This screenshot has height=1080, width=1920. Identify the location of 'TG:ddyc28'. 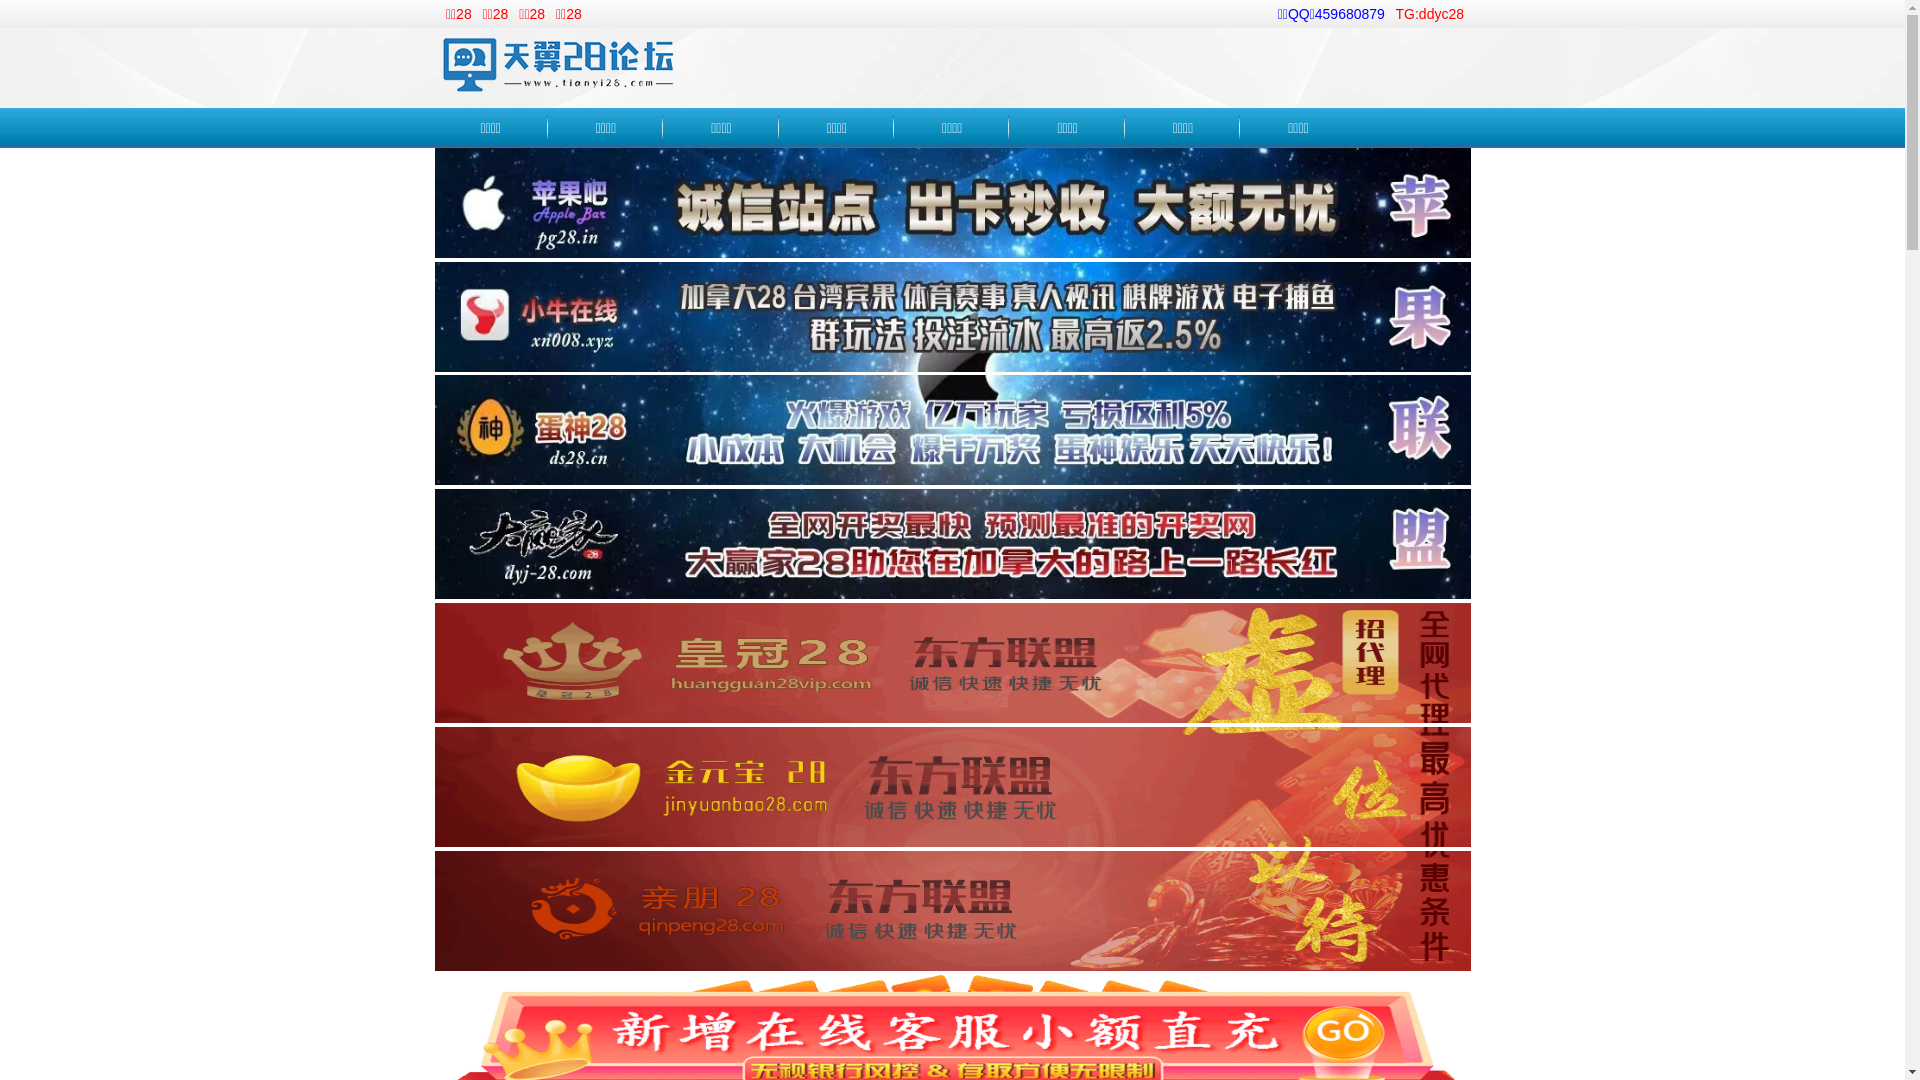
(1429, 14).